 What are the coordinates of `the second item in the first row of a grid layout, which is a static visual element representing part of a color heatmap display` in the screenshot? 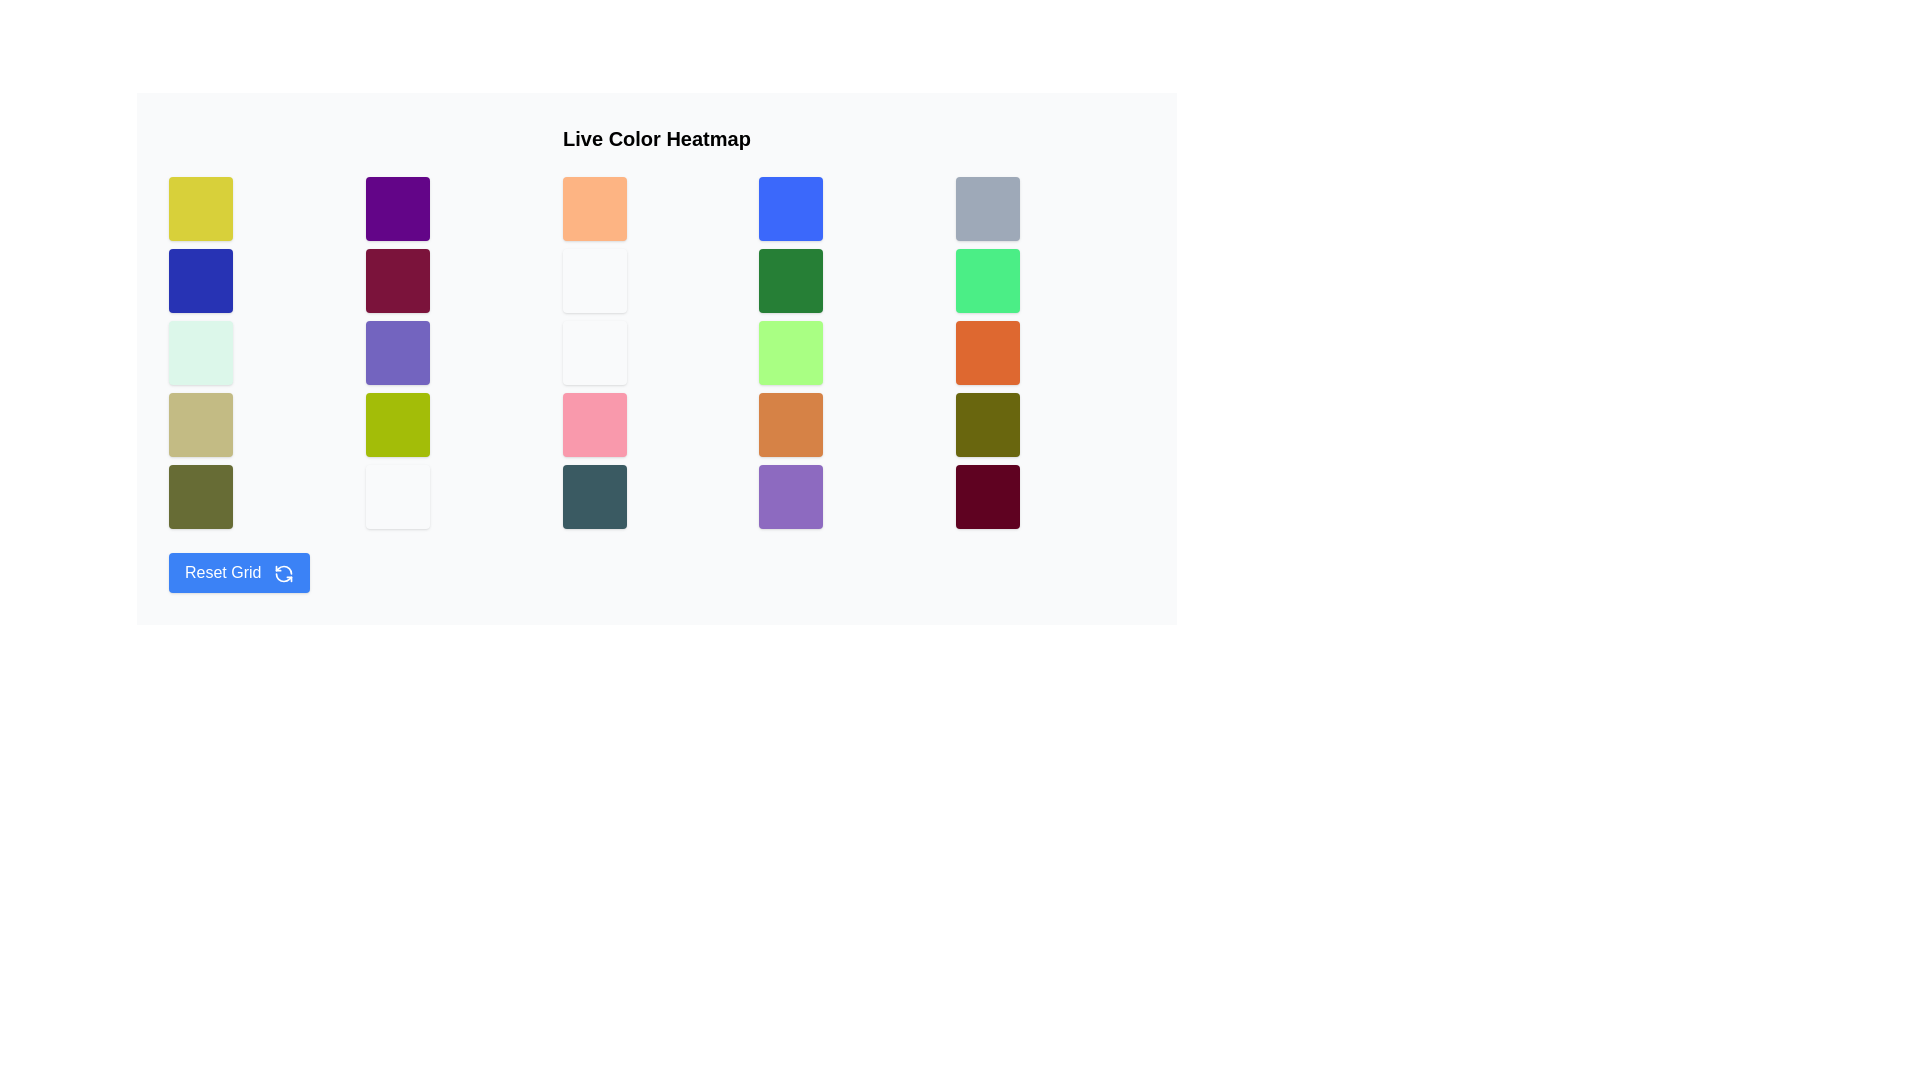 It's located at (397, 208).